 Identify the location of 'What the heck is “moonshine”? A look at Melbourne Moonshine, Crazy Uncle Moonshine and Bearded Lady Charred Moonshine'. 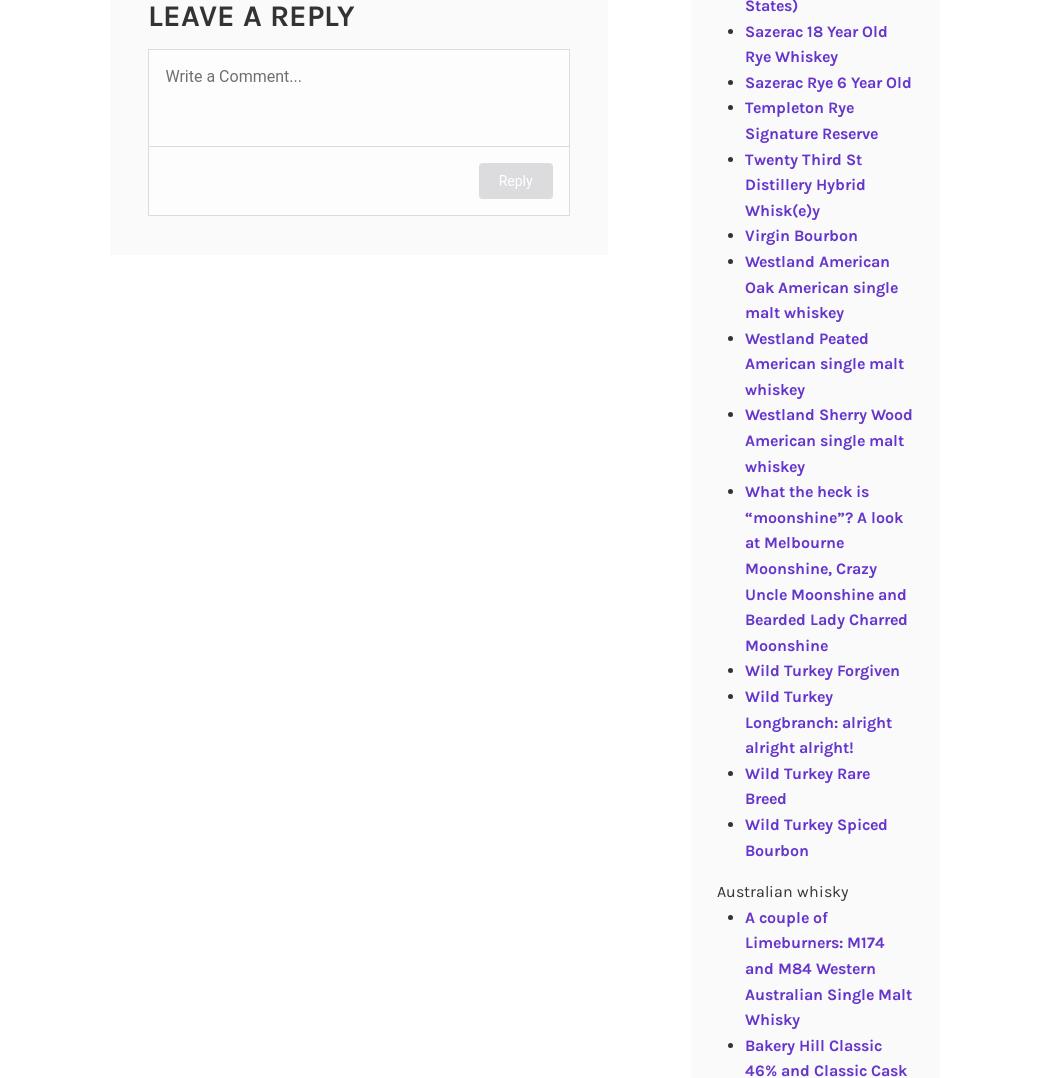
(825, 566).